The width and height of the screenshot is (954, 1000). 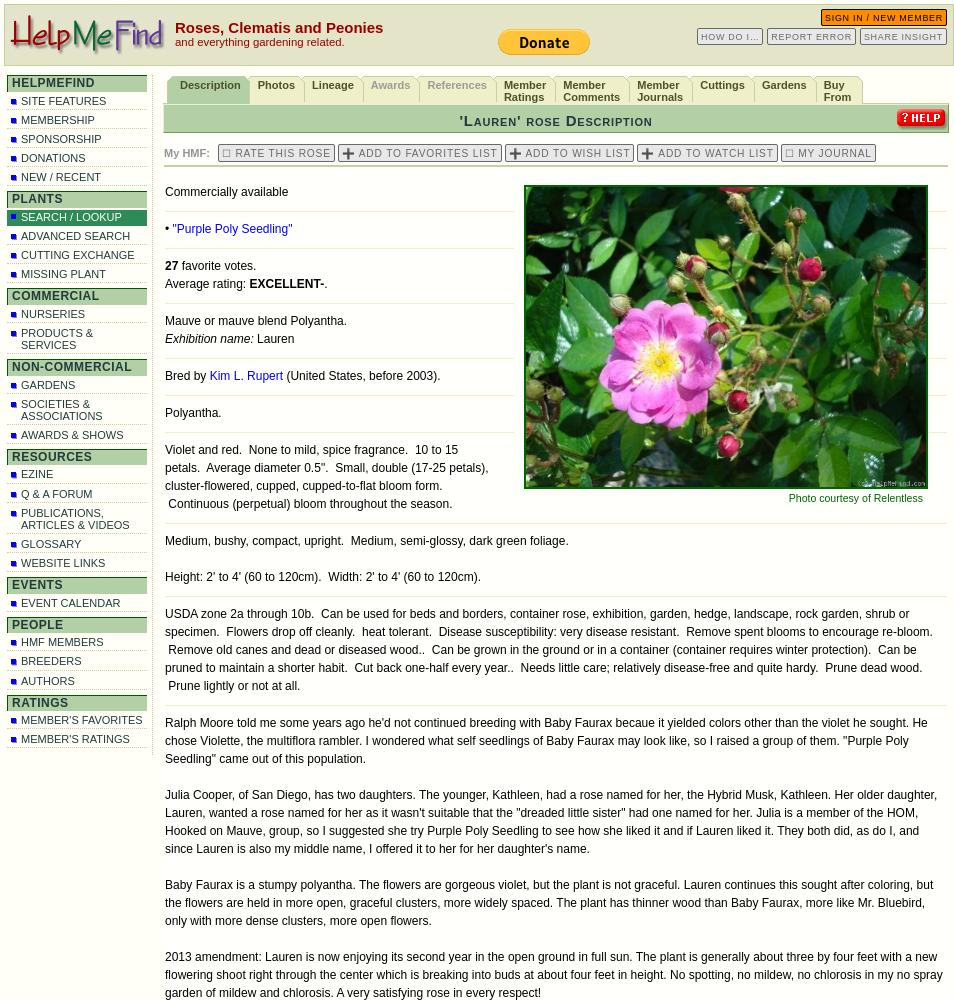 What do you see at coordinates (69, 601) in the screenshot?
I see `'EVENT CALENDAR'` at bounding box center [69, 601].